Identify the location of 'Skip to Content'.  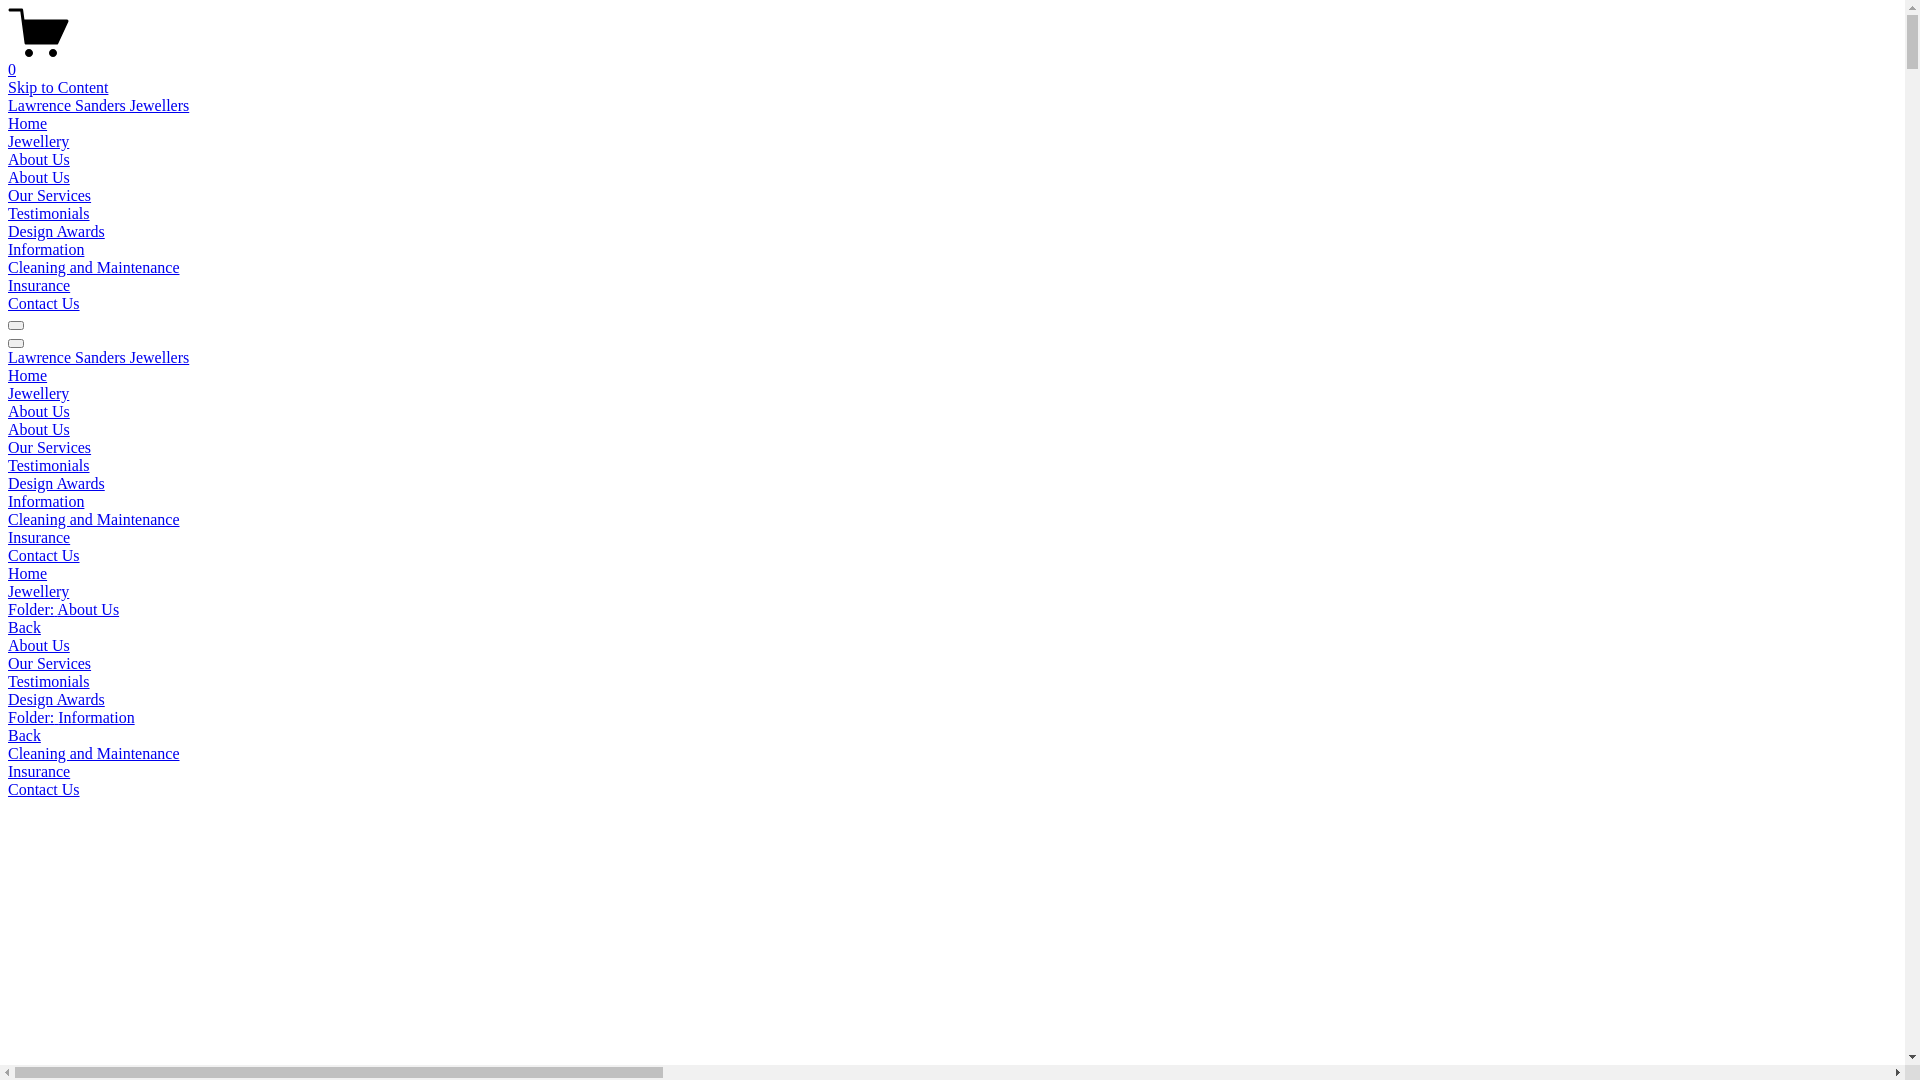
(57, 86).